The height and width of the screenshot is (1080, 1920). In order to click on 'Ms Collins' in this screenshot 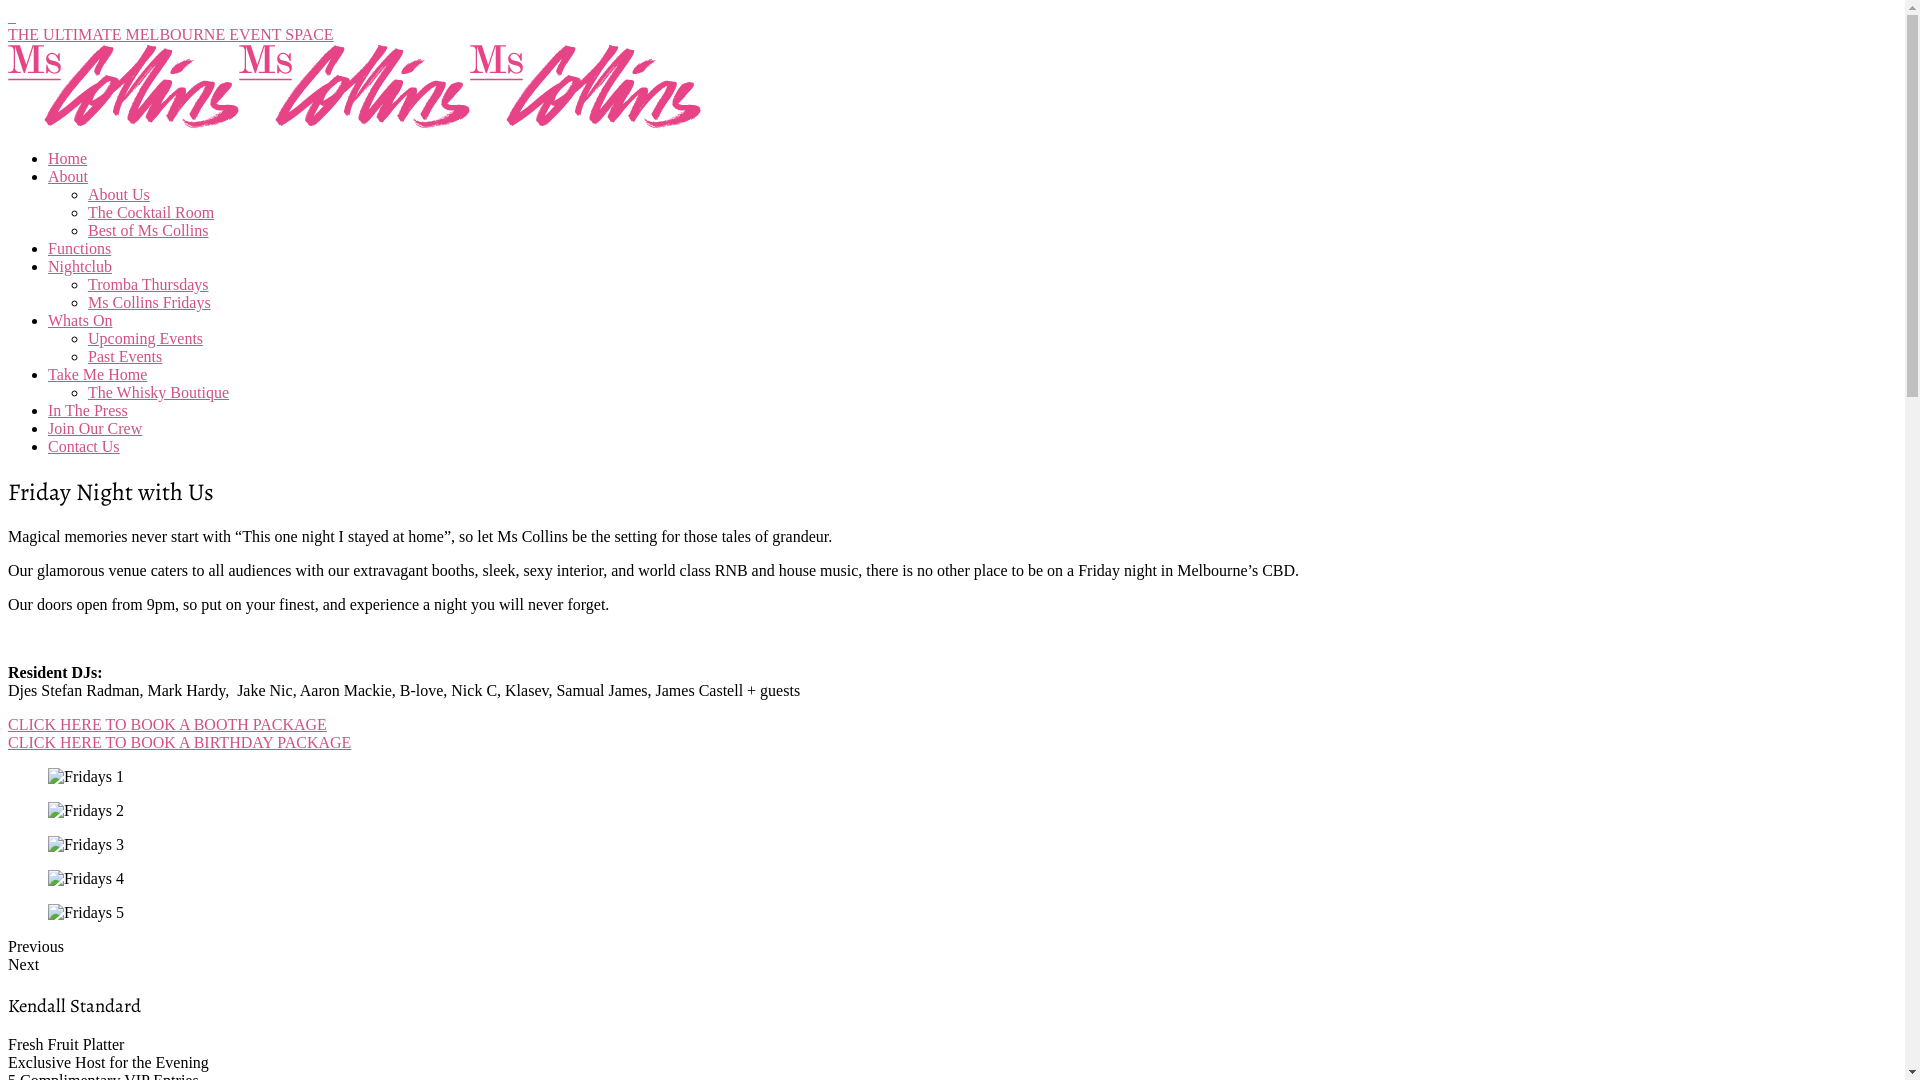, I will do `click(584, 124)`.